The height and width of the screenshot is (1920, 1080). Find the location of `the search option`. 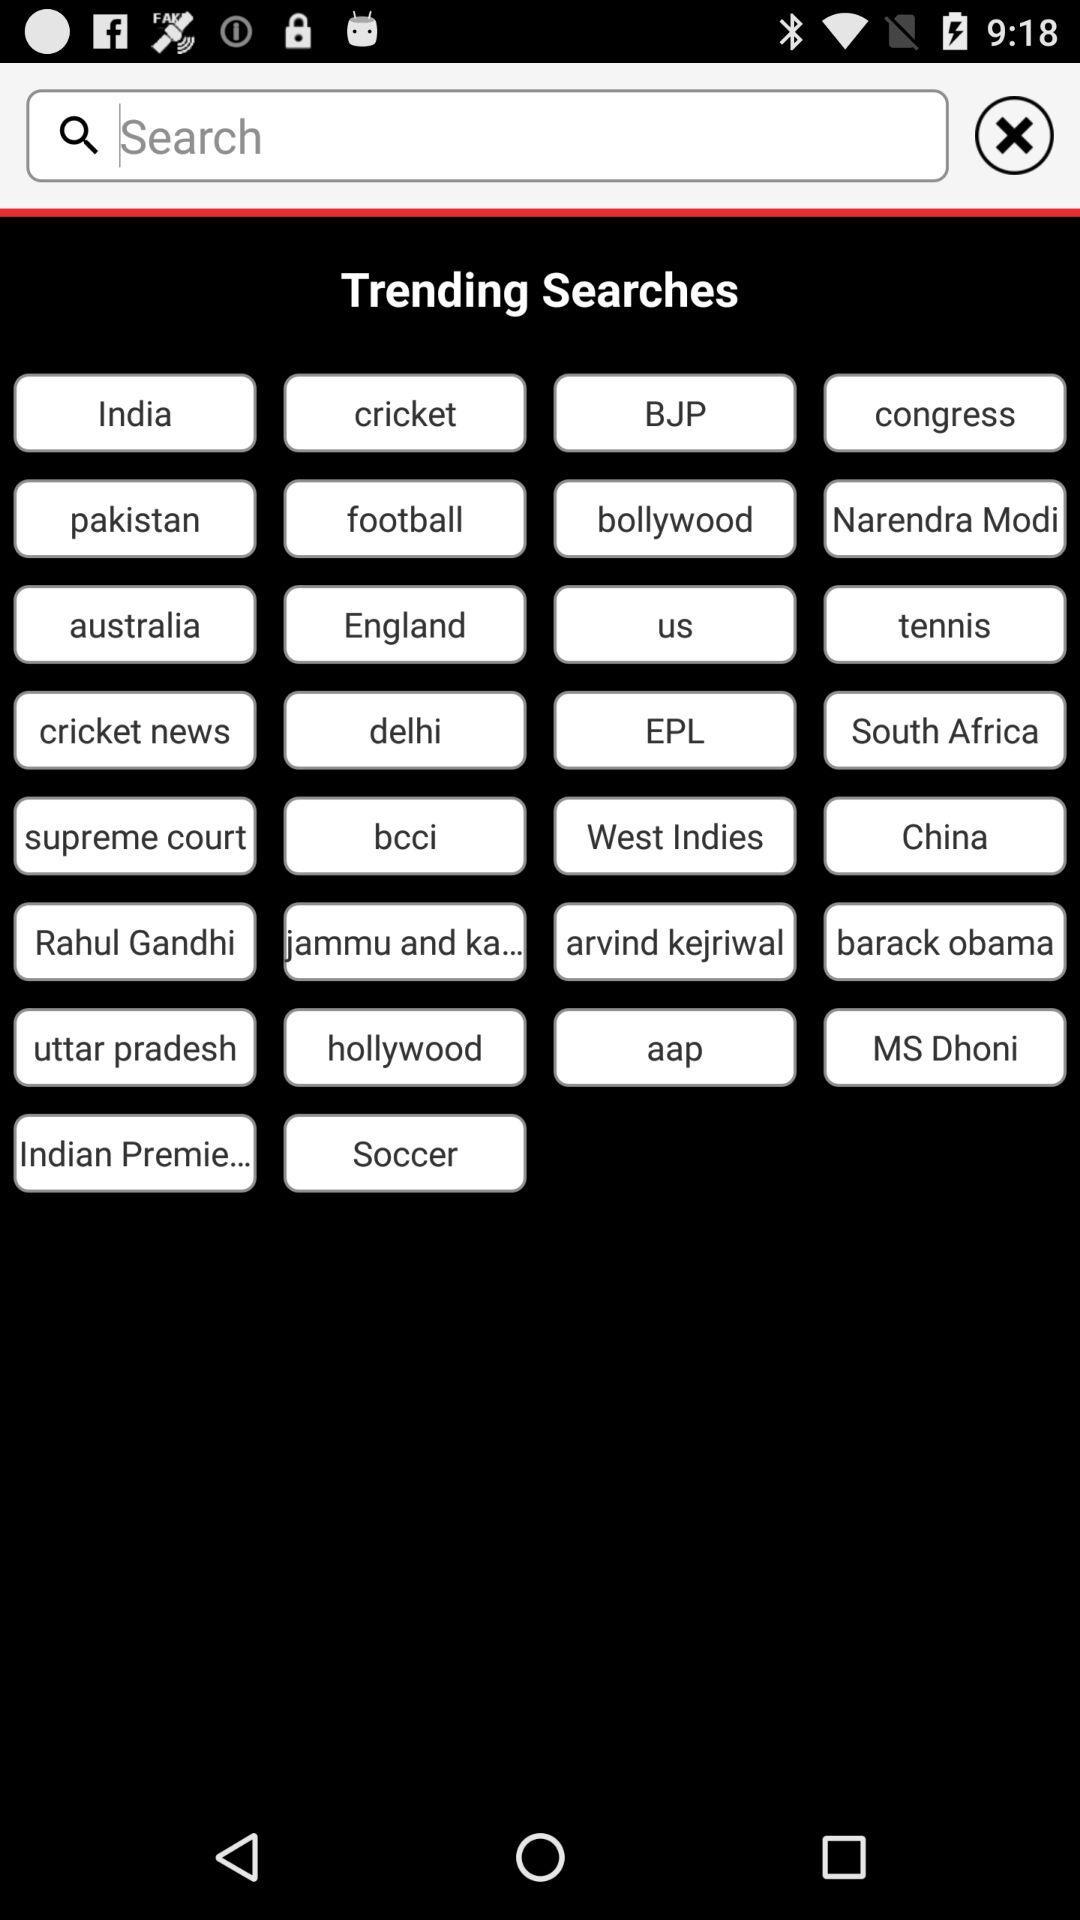

the search option is located at coordinates (78, 134).